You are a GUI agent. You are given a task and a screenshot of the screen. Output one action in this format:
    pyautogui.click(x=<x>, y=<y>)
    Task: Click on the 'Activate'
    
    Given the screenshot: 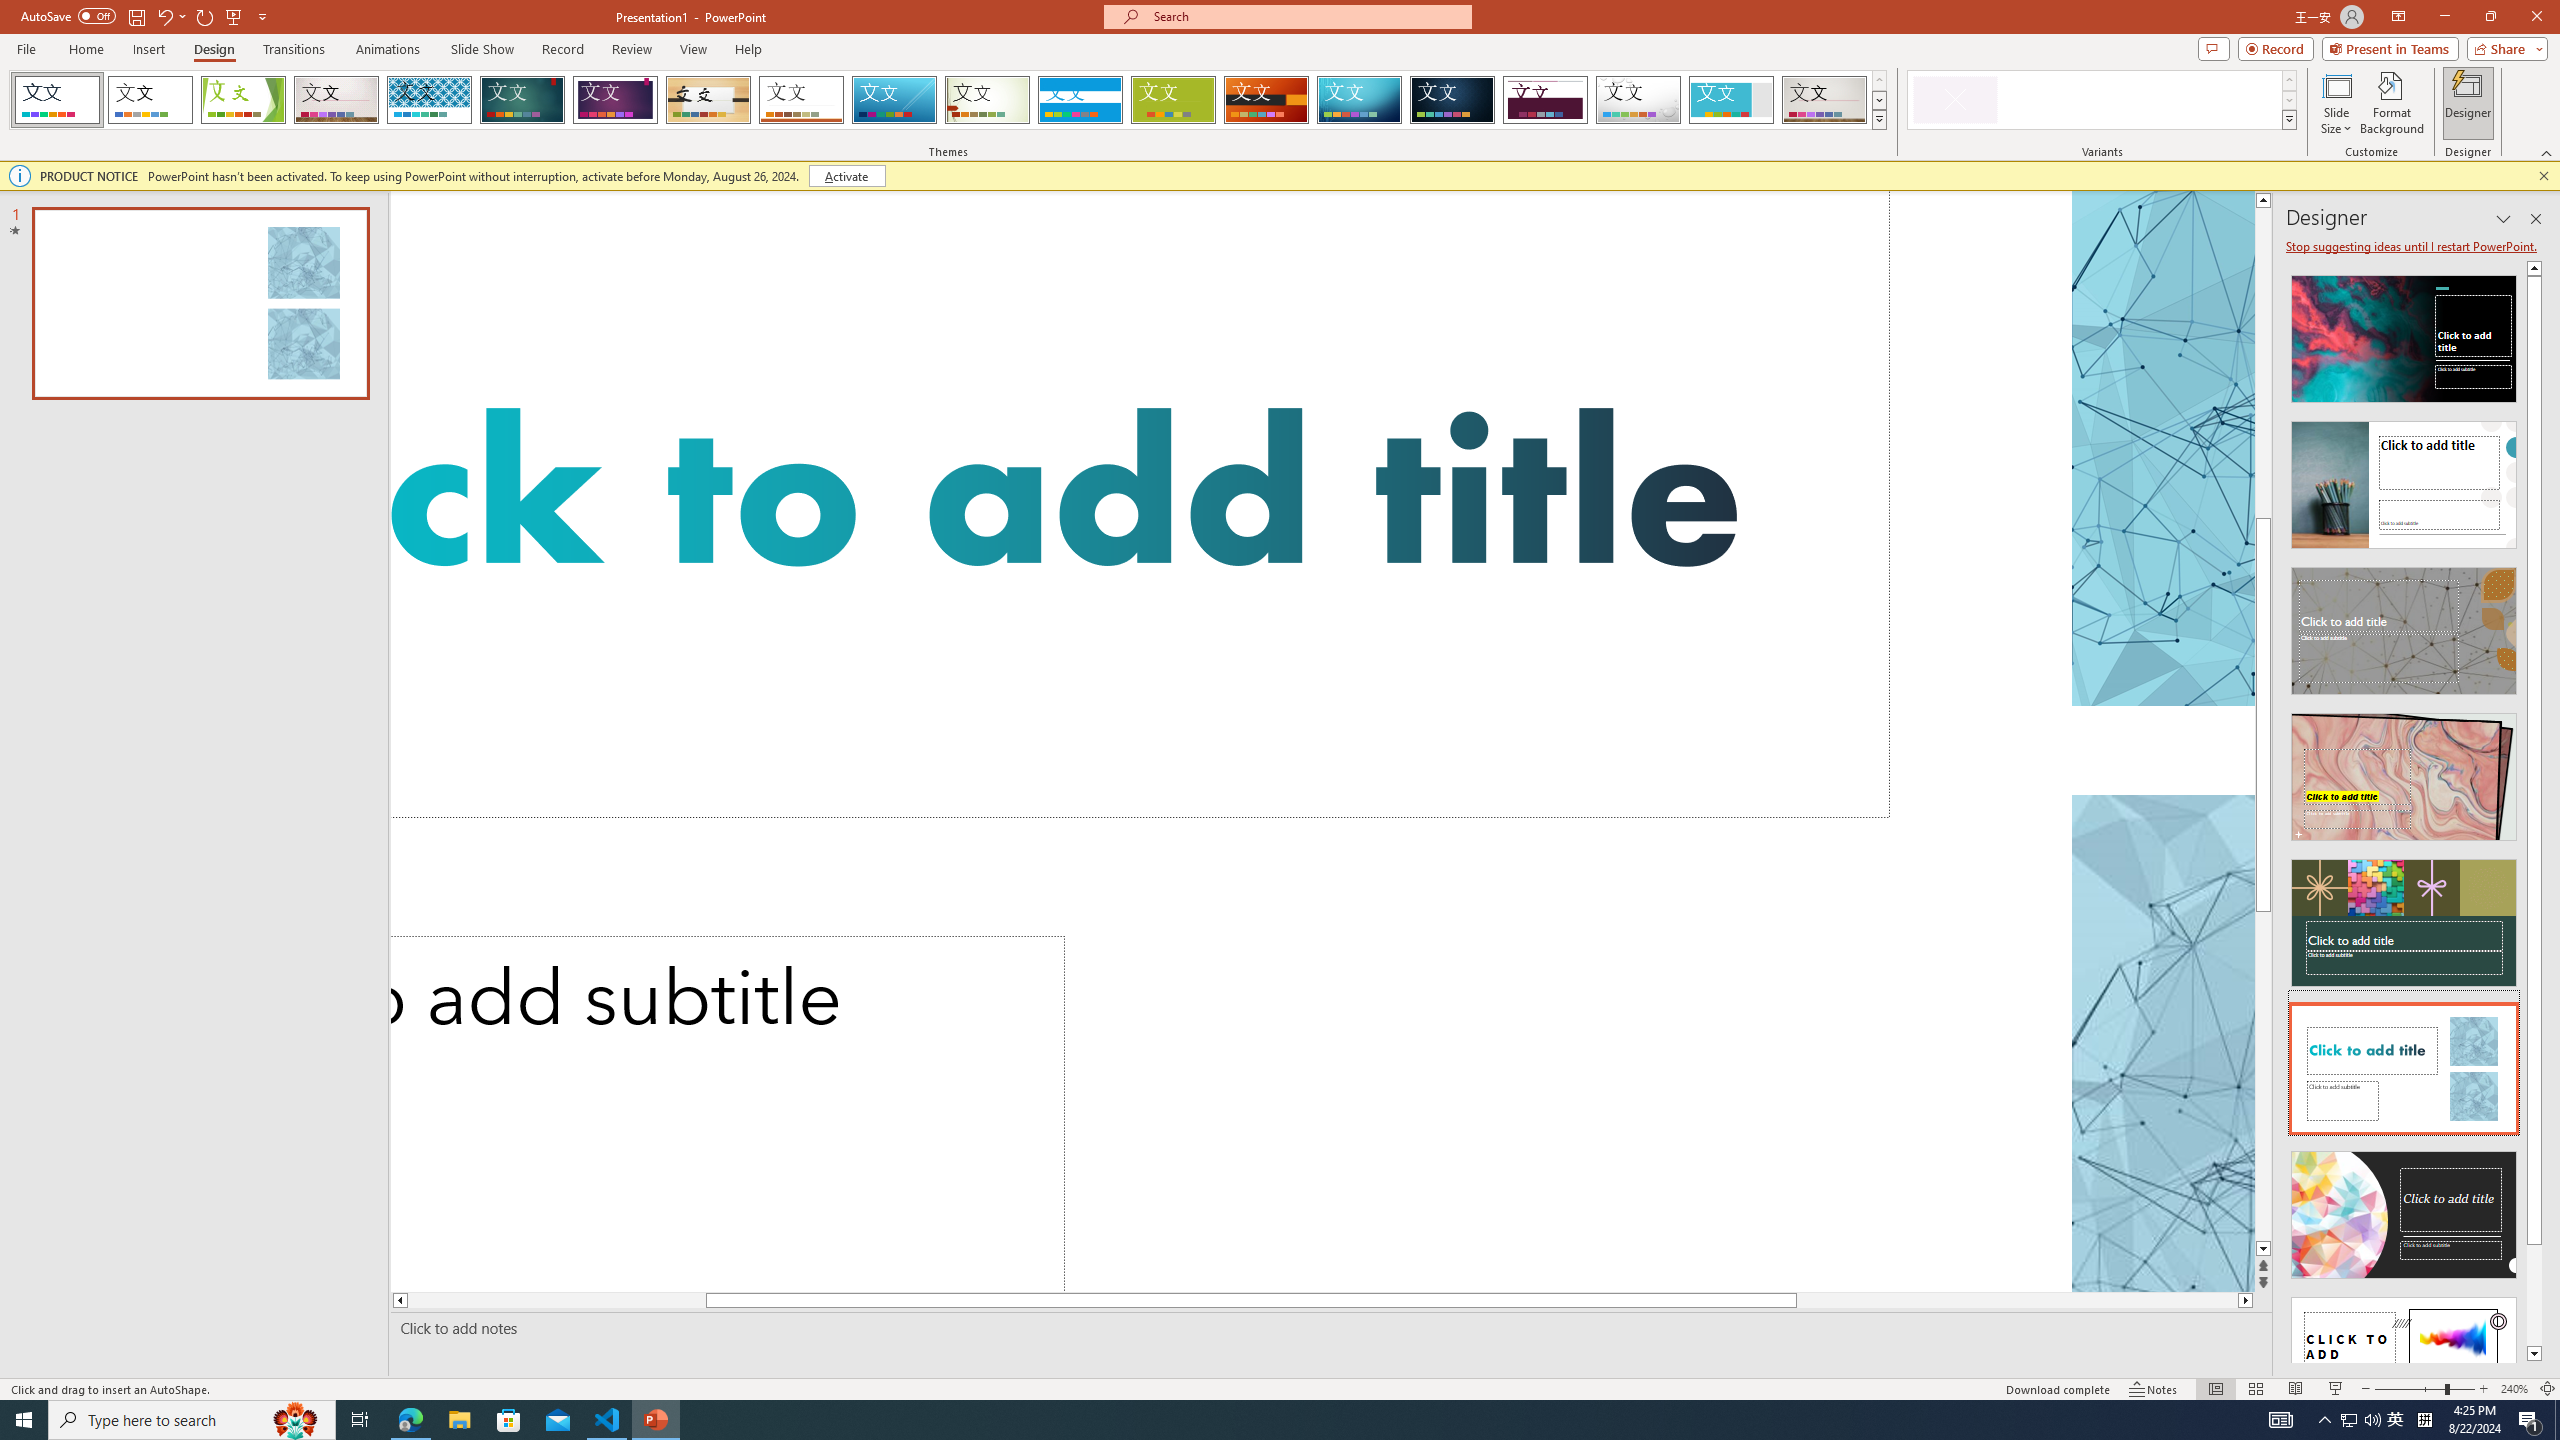 What is the action you would take?
    pyautogui.click(x=847, y=176)
    